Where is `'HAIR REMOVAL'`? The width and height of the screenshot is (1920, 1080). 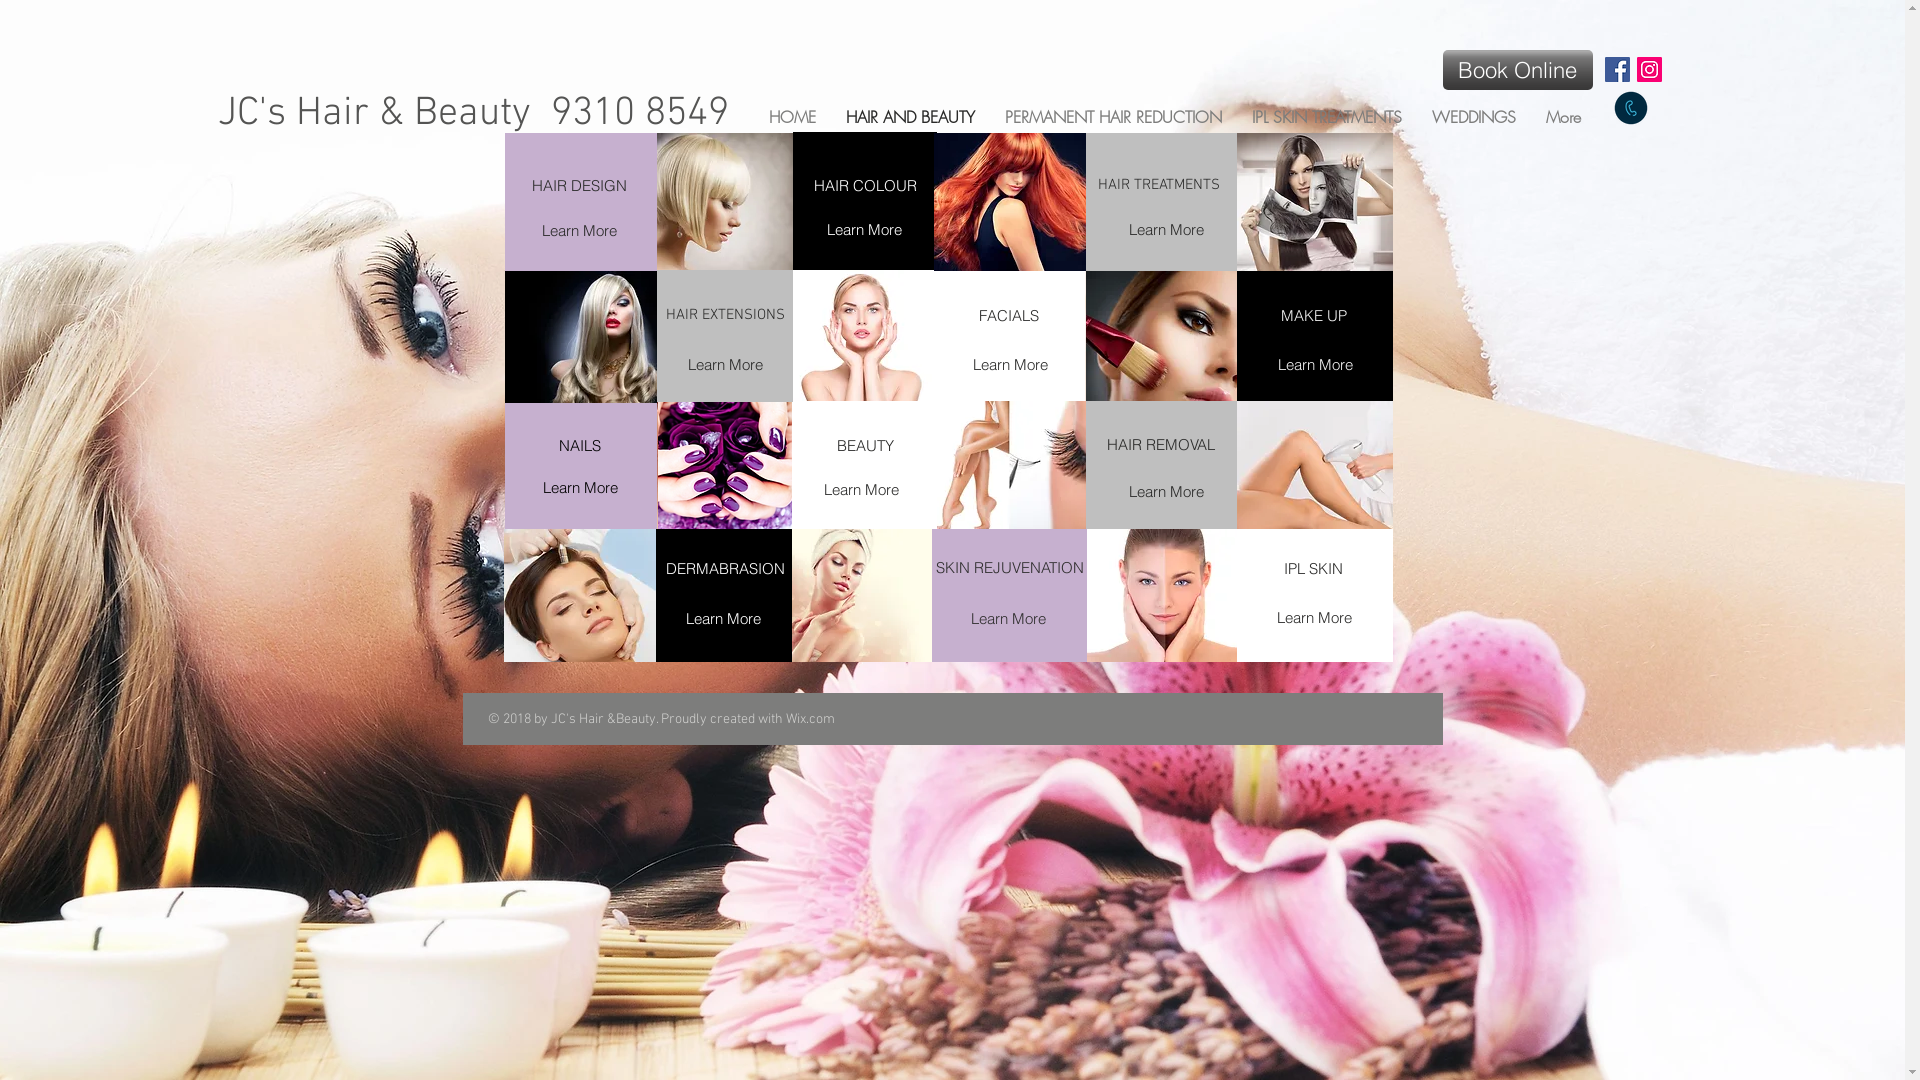
'HAIR REMOVAL' is located at coordinates (1161, 443).